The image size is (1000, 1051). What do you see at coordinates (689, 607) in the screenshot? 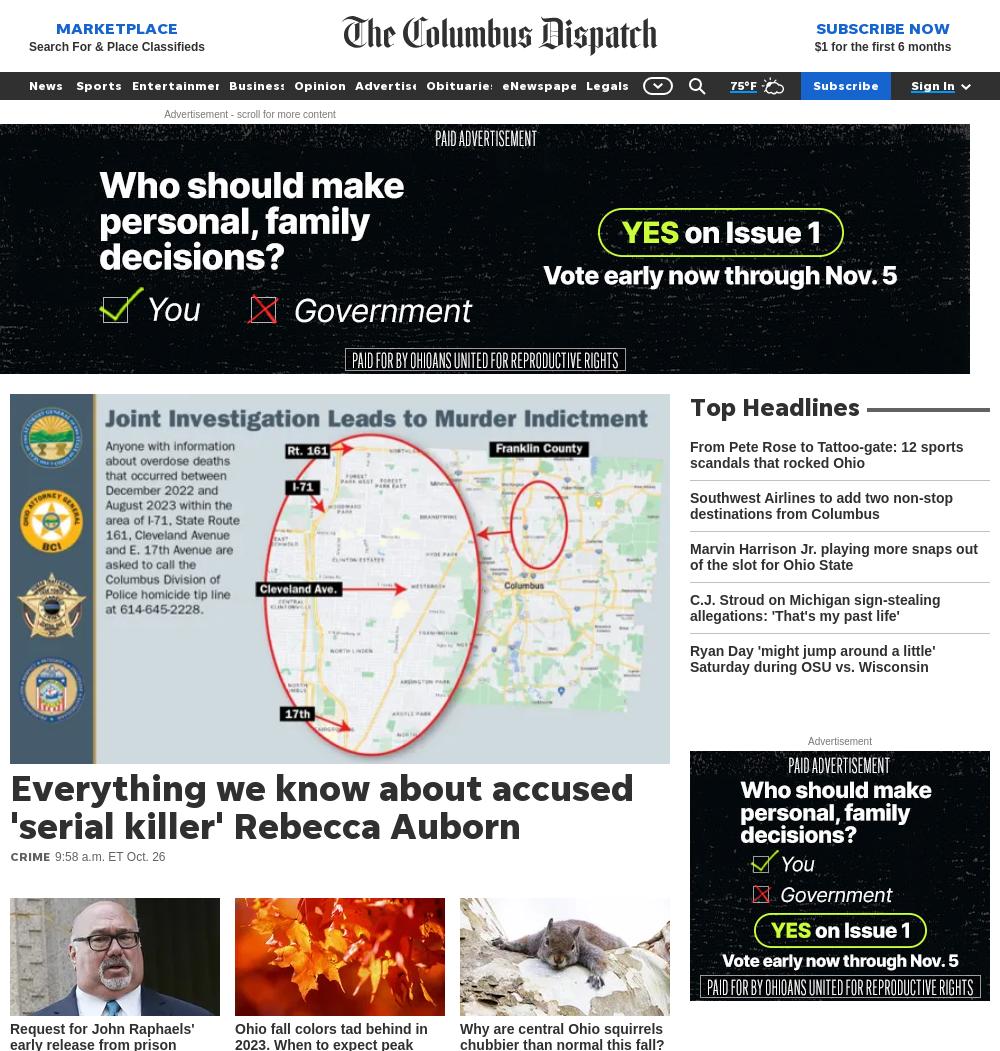
I see `'C.J. Stroud on Michigan sign-stealing allegations: 'That's my past life''` at bounding box center [689, 607].